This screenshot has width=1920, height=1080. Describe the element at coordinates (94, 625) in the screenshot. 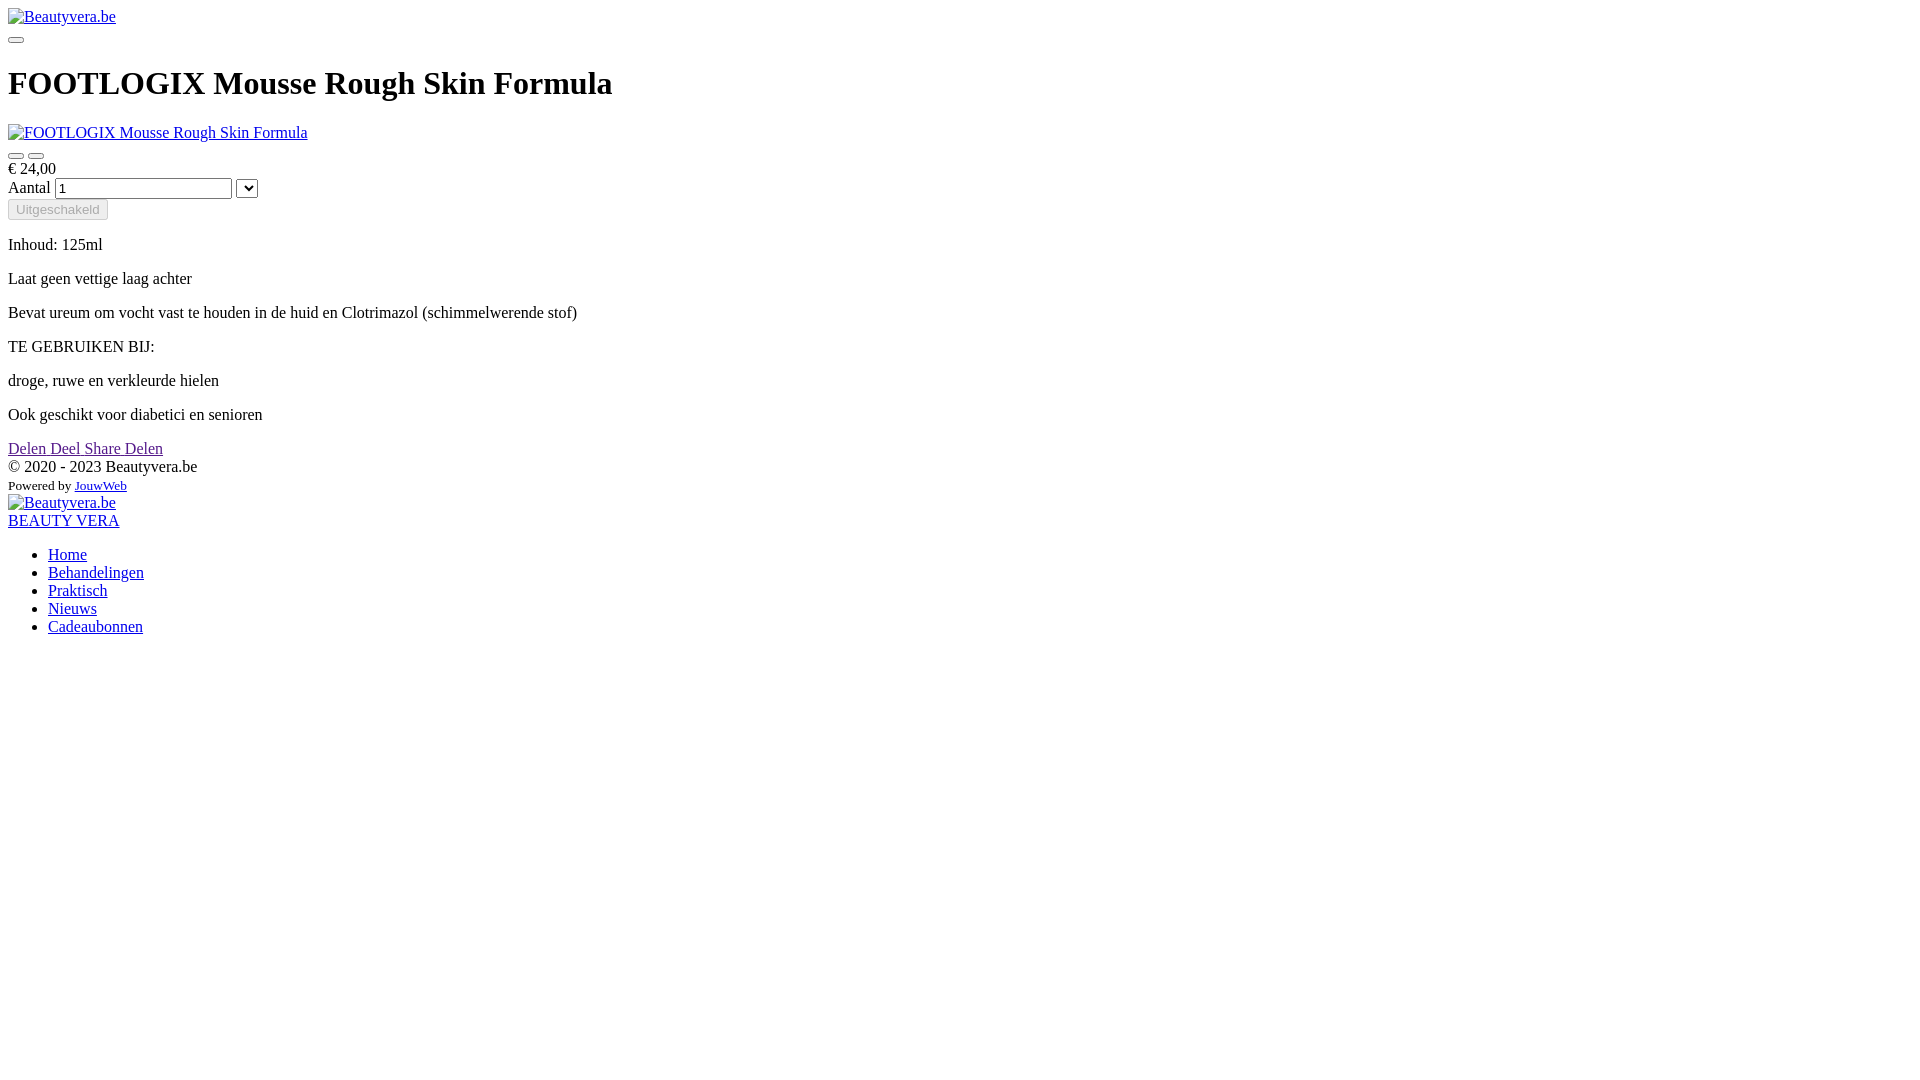

I see `'Cadeaubonnen'` at that location.